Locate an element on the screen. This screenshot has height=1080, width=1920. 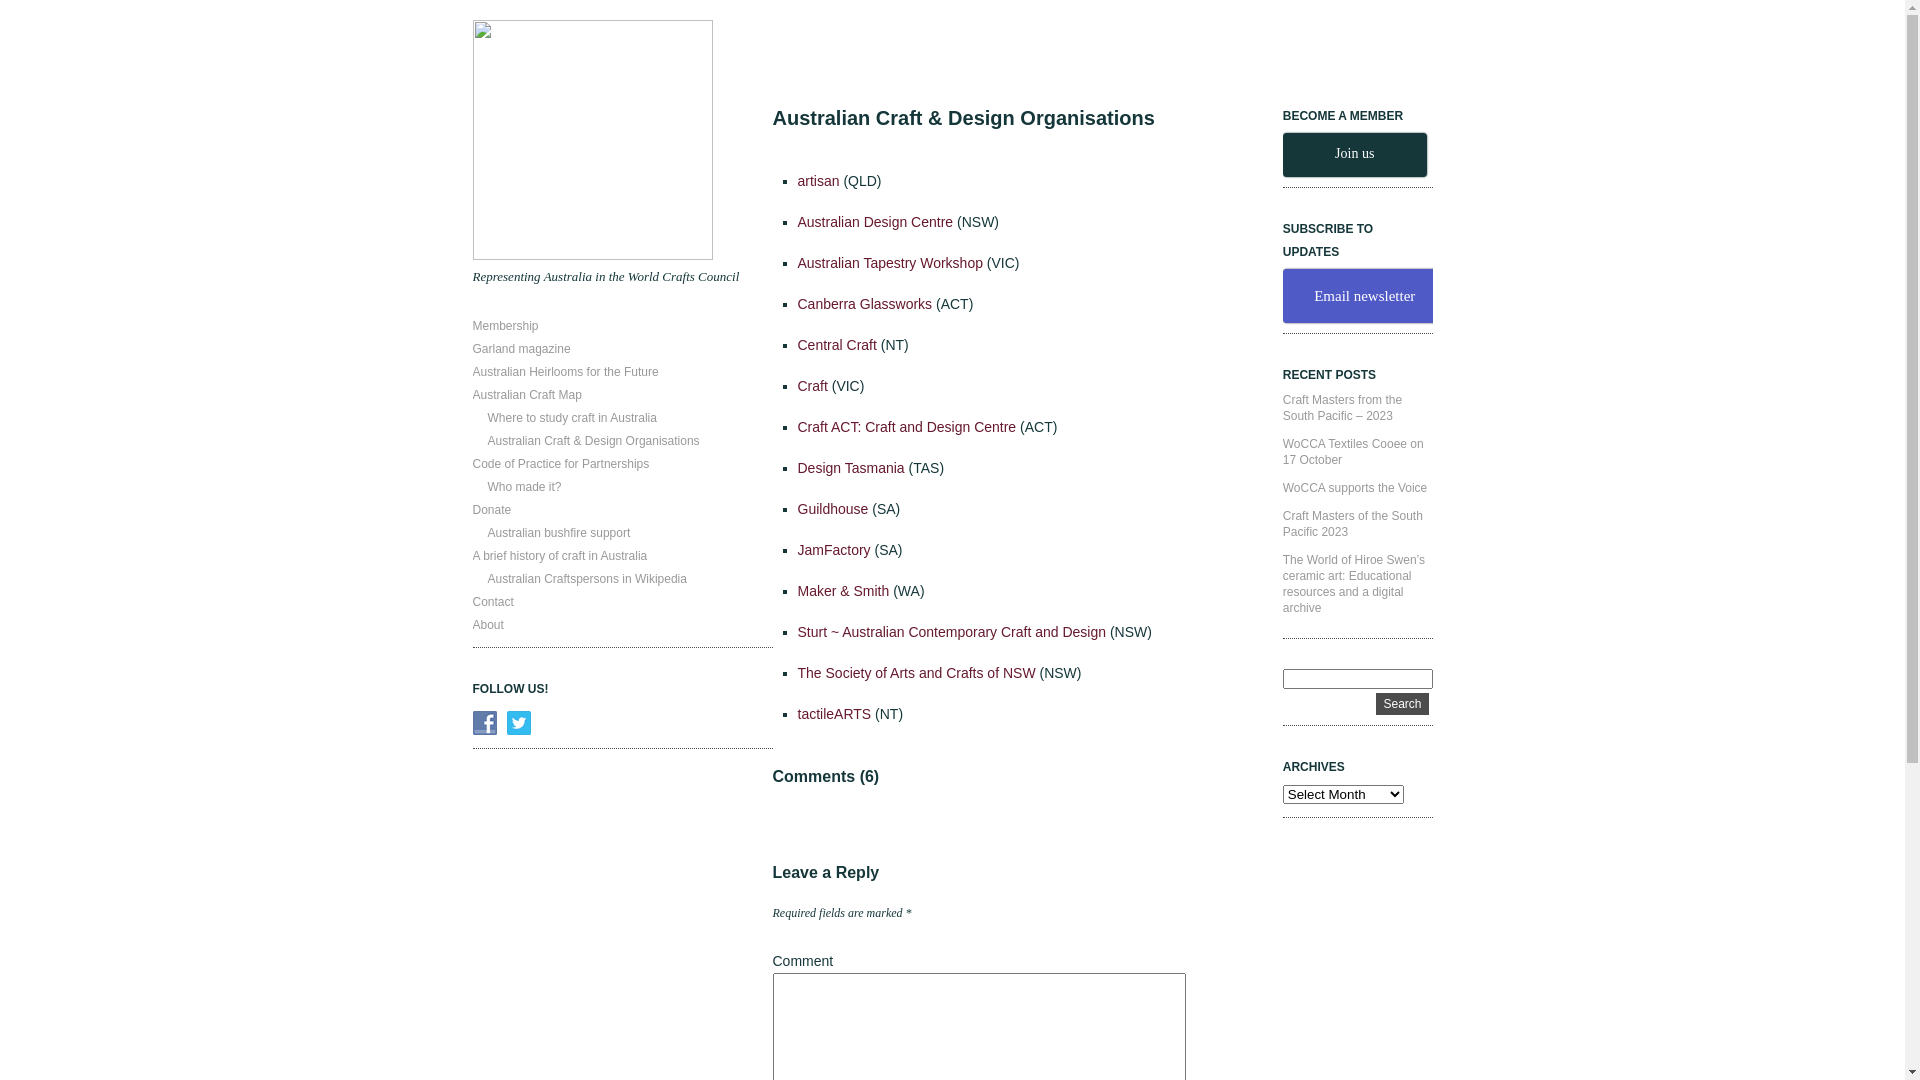
'Sturt ~ Australian Contemporary Craft and Design' is located at coordinates (951, 632).